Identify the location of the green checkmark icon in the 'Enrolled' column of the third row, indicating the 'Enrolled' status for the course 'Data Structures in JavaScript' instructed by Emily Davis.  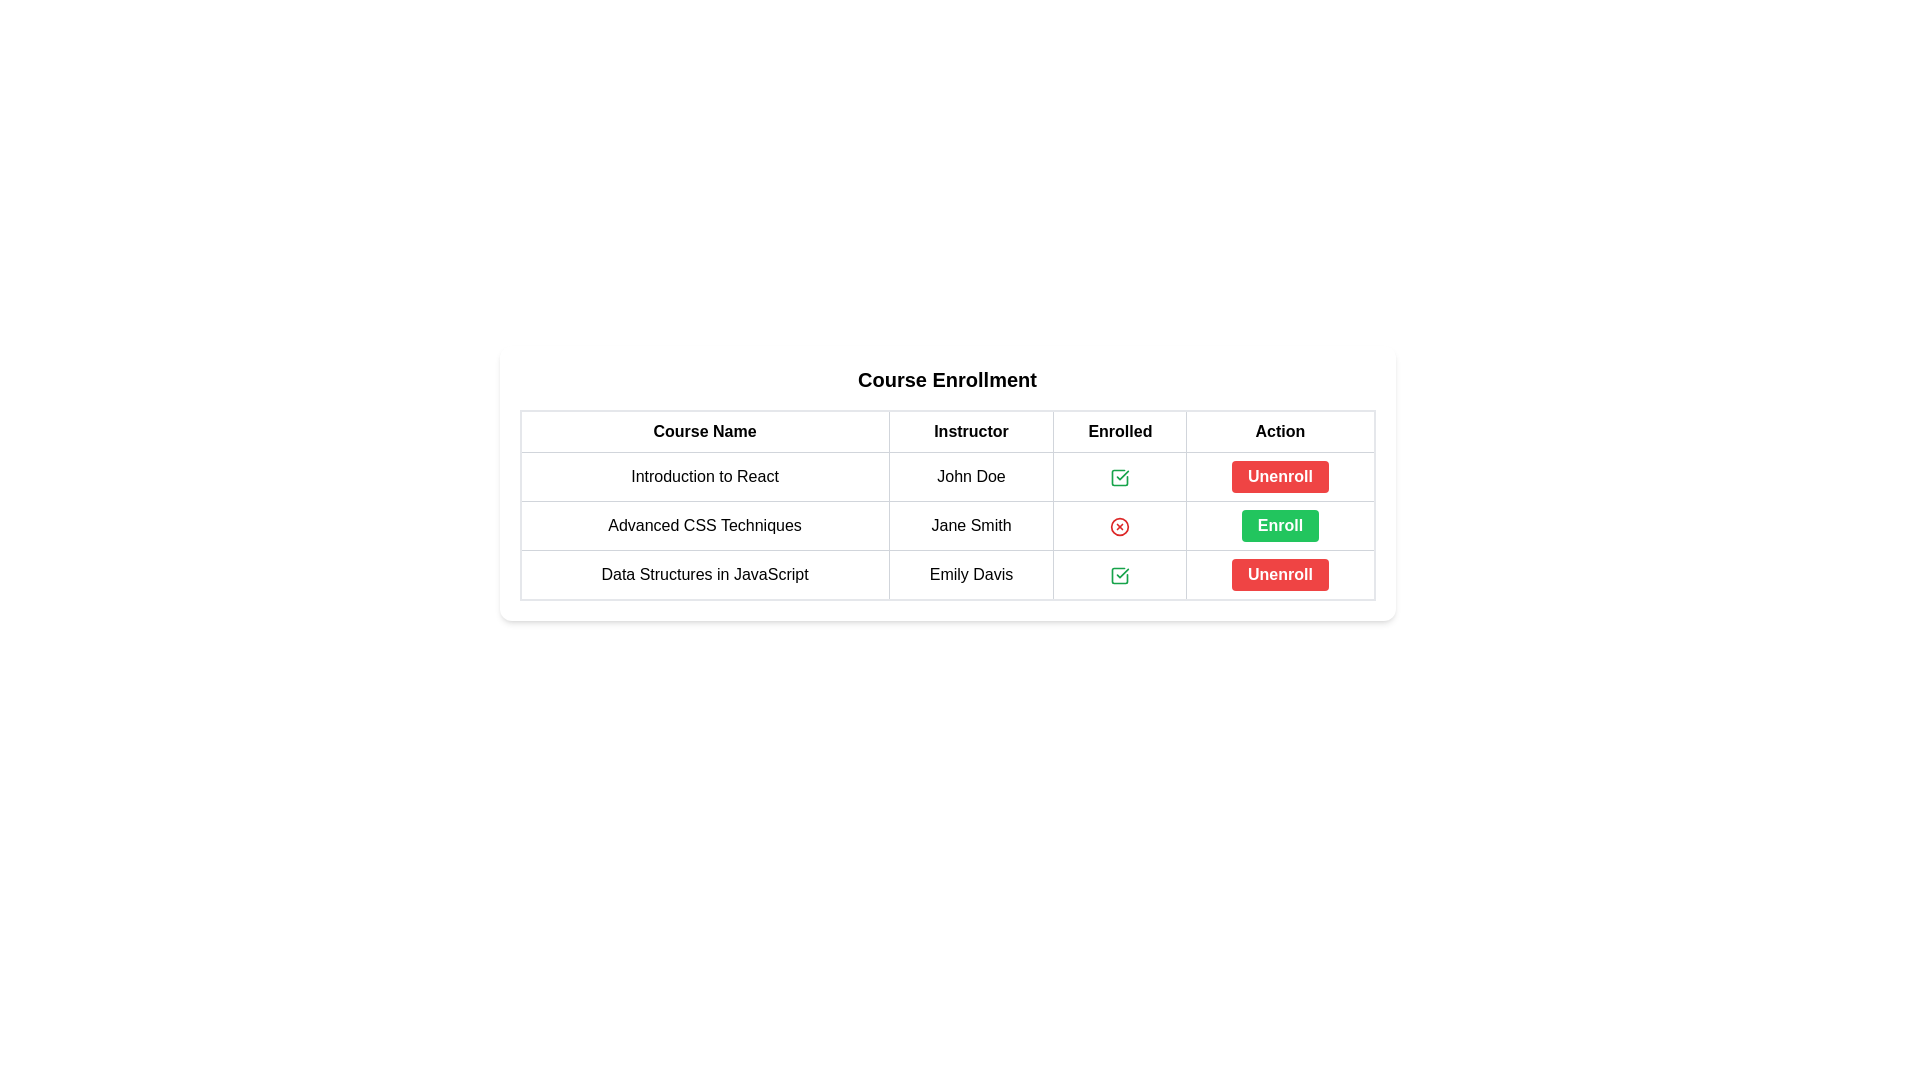
(1120, 575).